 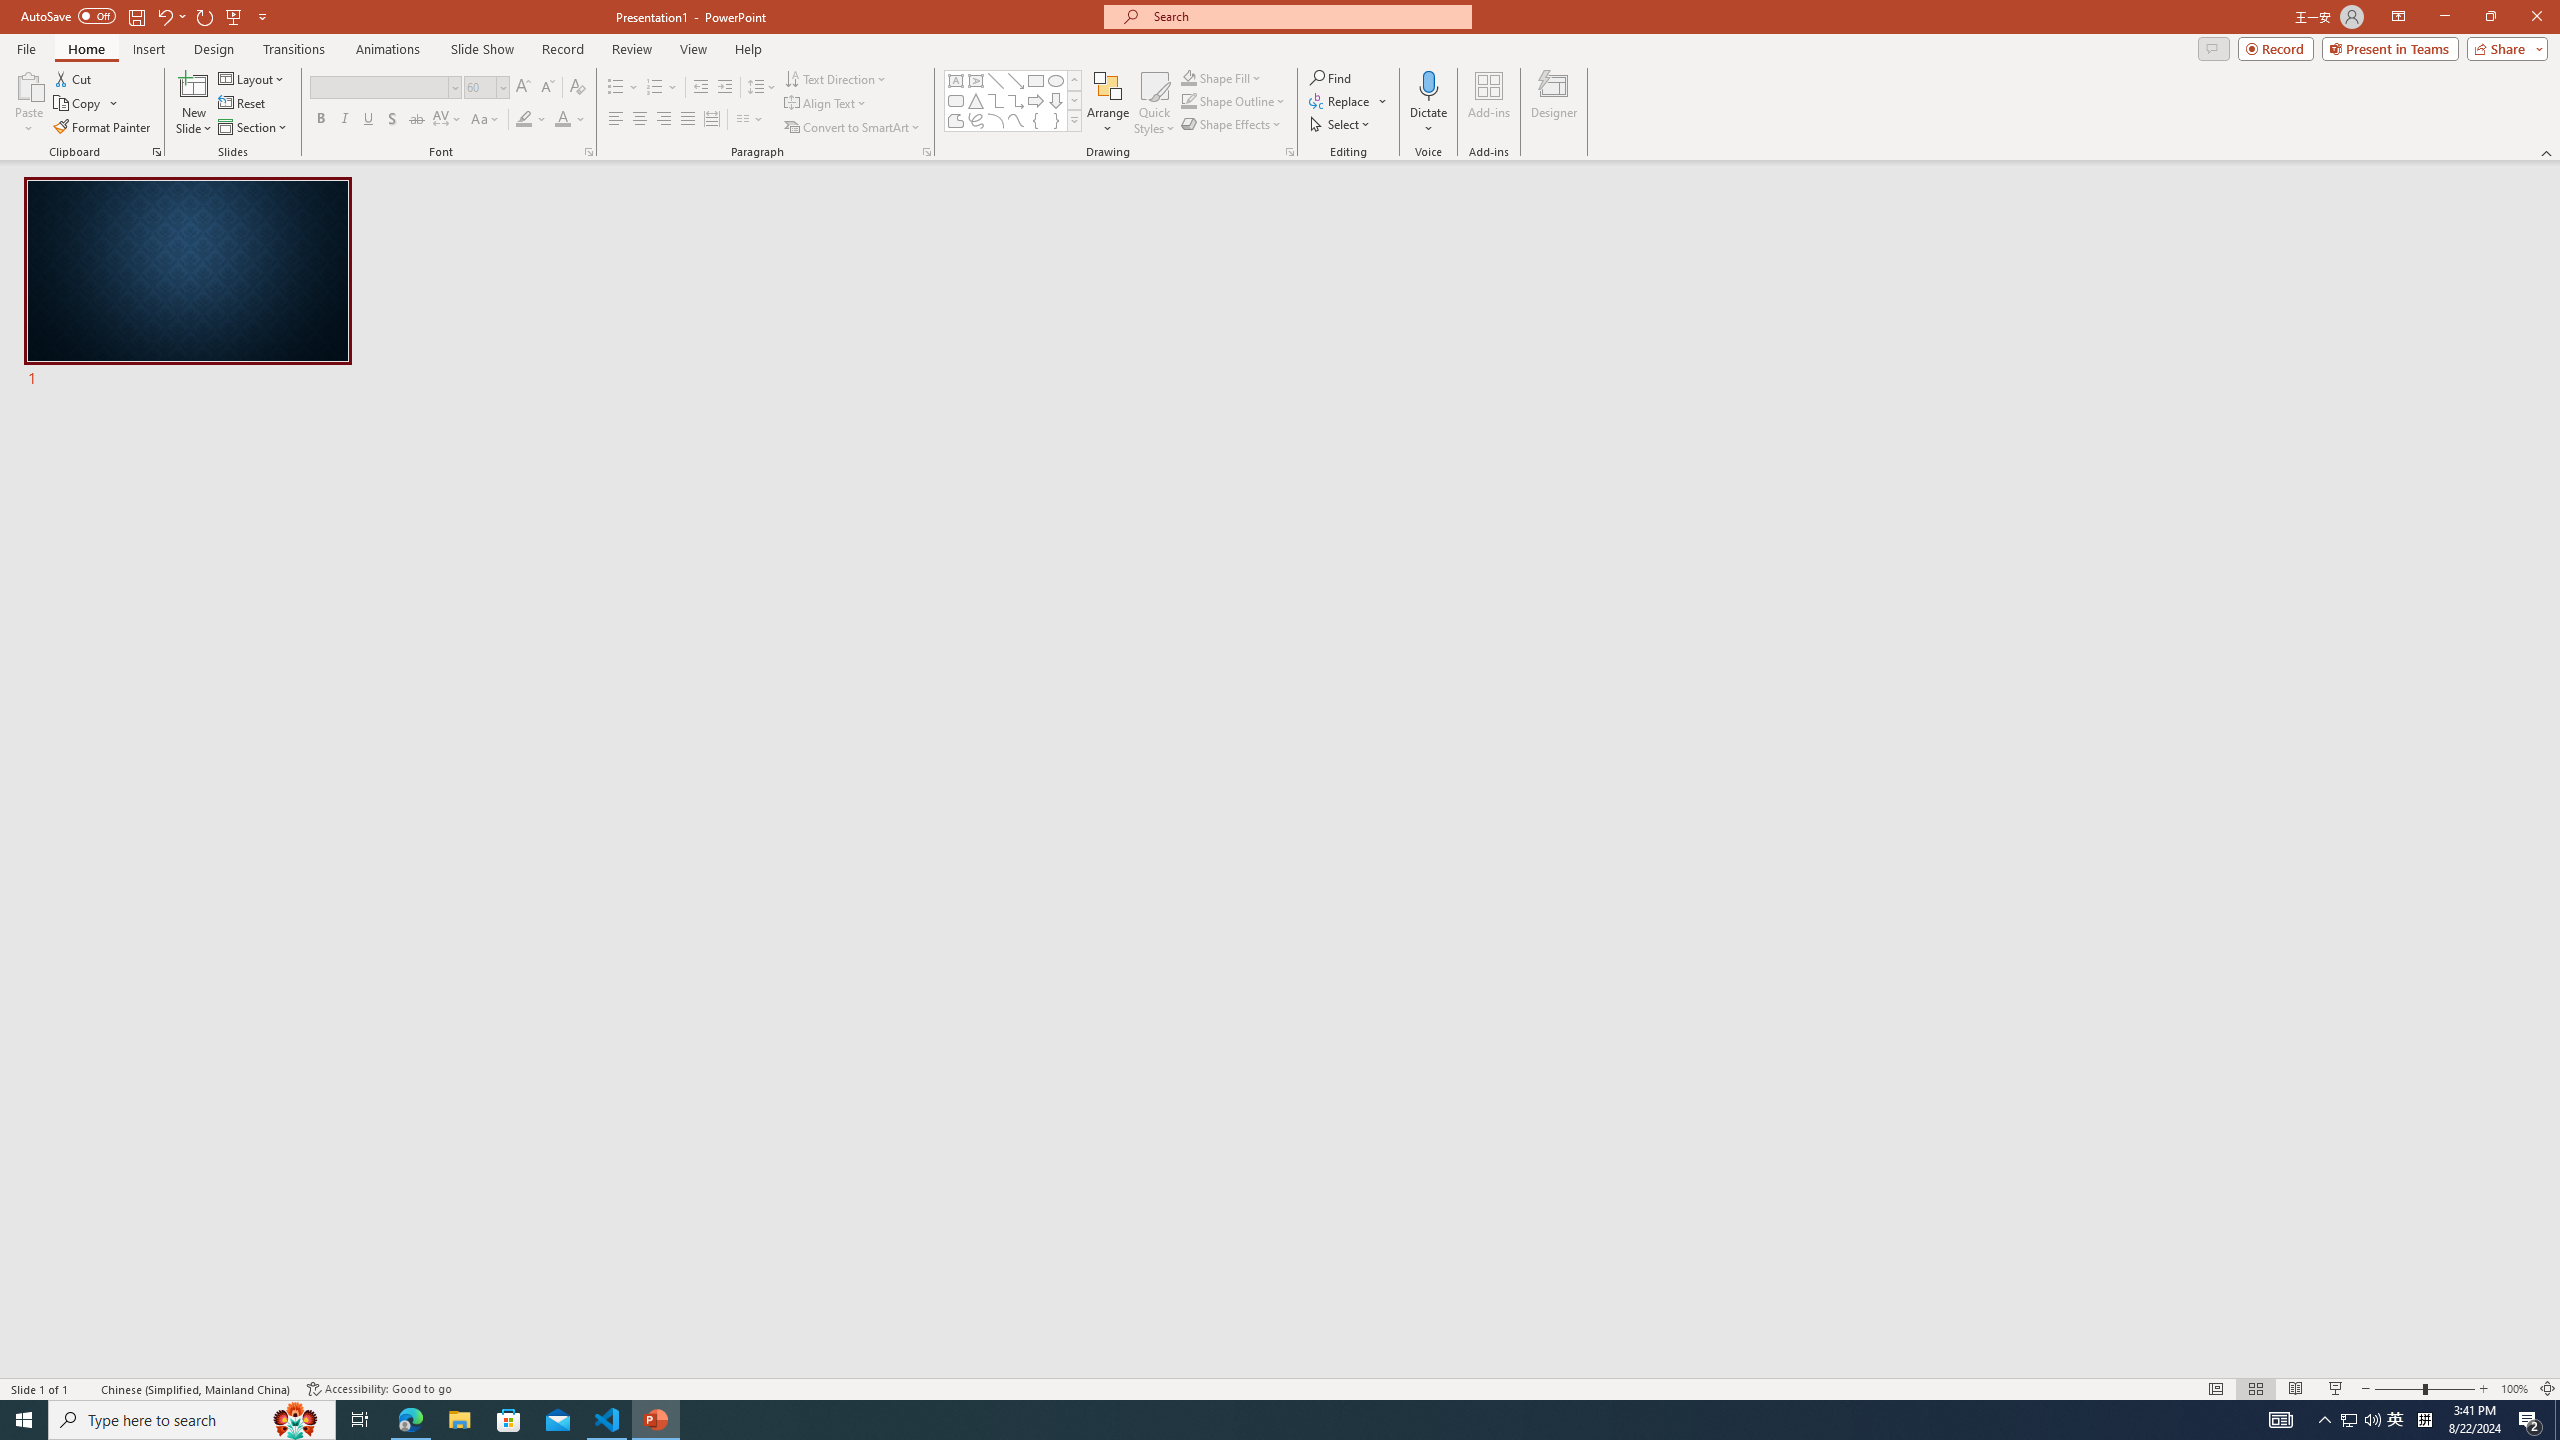 What do you see at coordinates (955, 99) in the screenshot?
I see `'Rectangle: Rounded Corners'` at bounding box center [955, 99].